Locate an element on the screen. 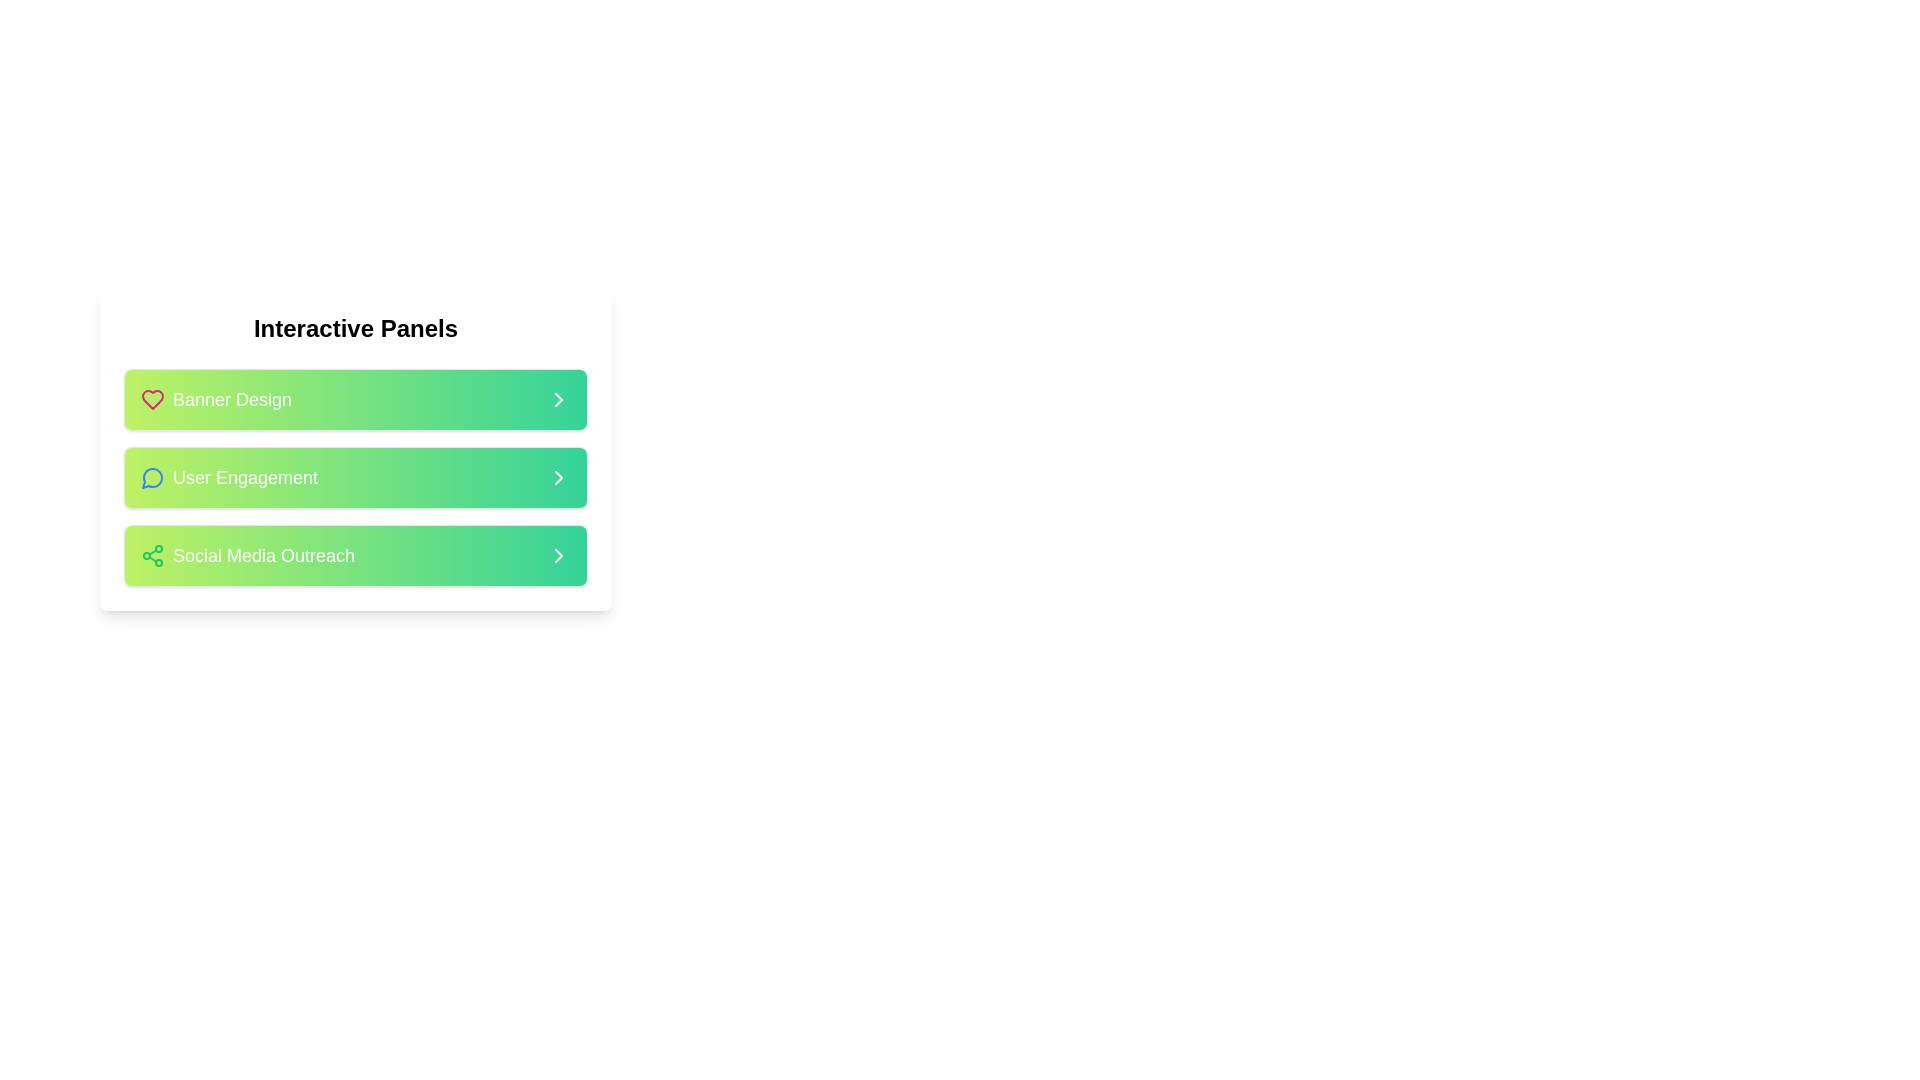  the appearance of the heart icon located to the left of the 'Banner Design' label in the first row of the 'Interactive Panels' list is located at coordinates (152, 400).